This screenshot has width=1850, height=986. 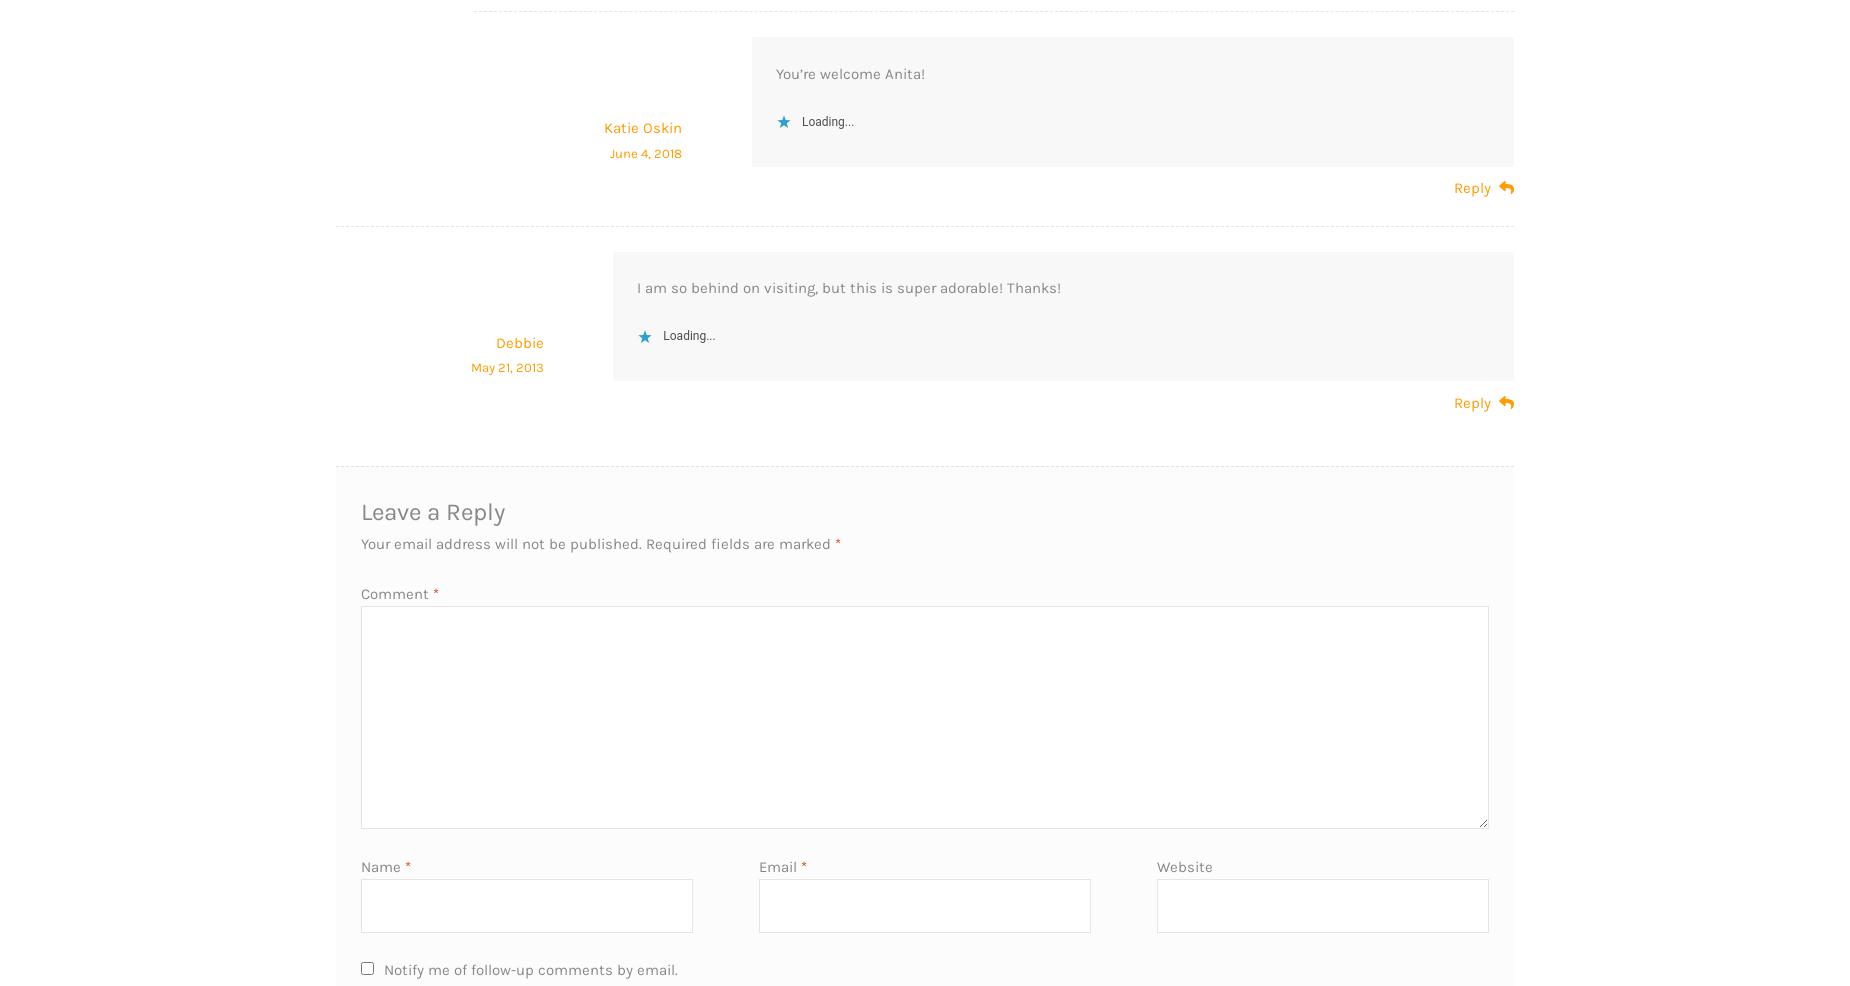 What do you see at coordinates (740, 541) in the screenshot?
I see `'Required fields are marked'` at bounding box center [740, 541].